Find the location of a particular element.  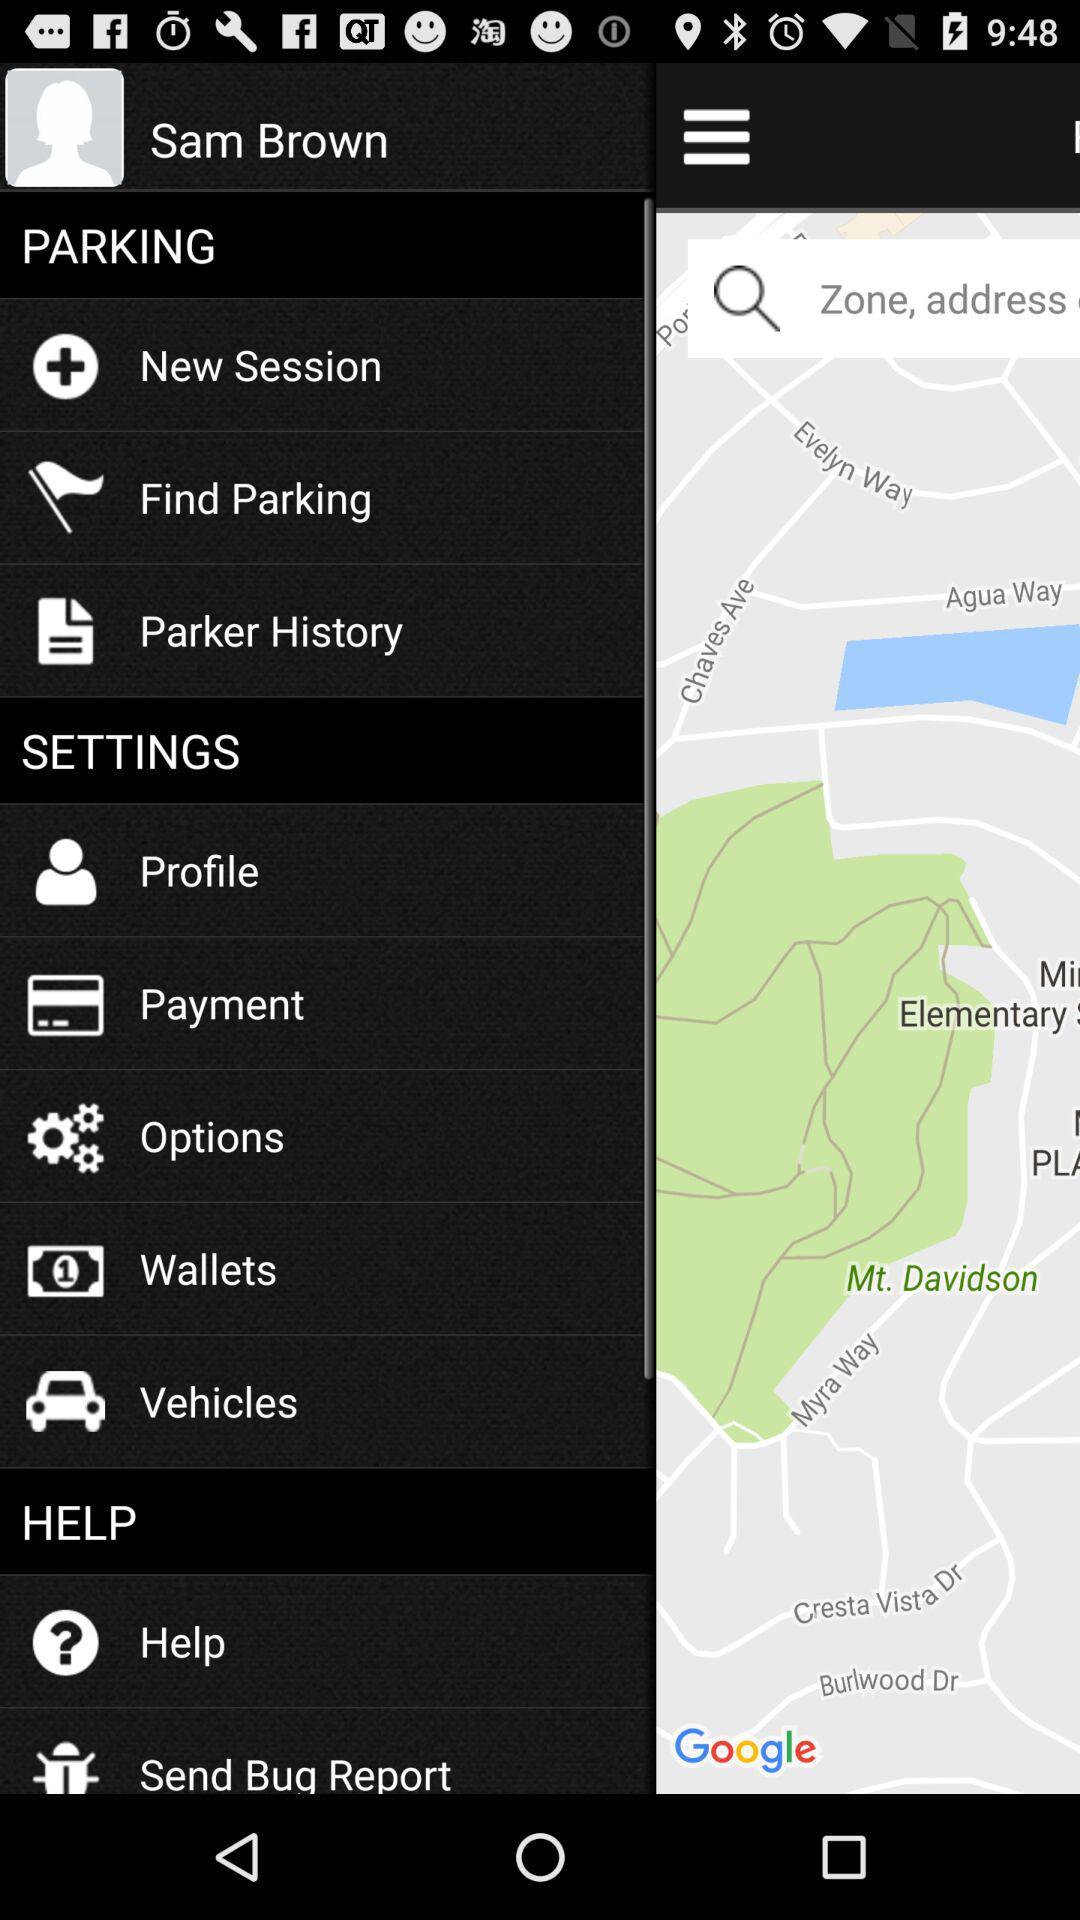

the vehicles item is located at coordinates (219, 1400).